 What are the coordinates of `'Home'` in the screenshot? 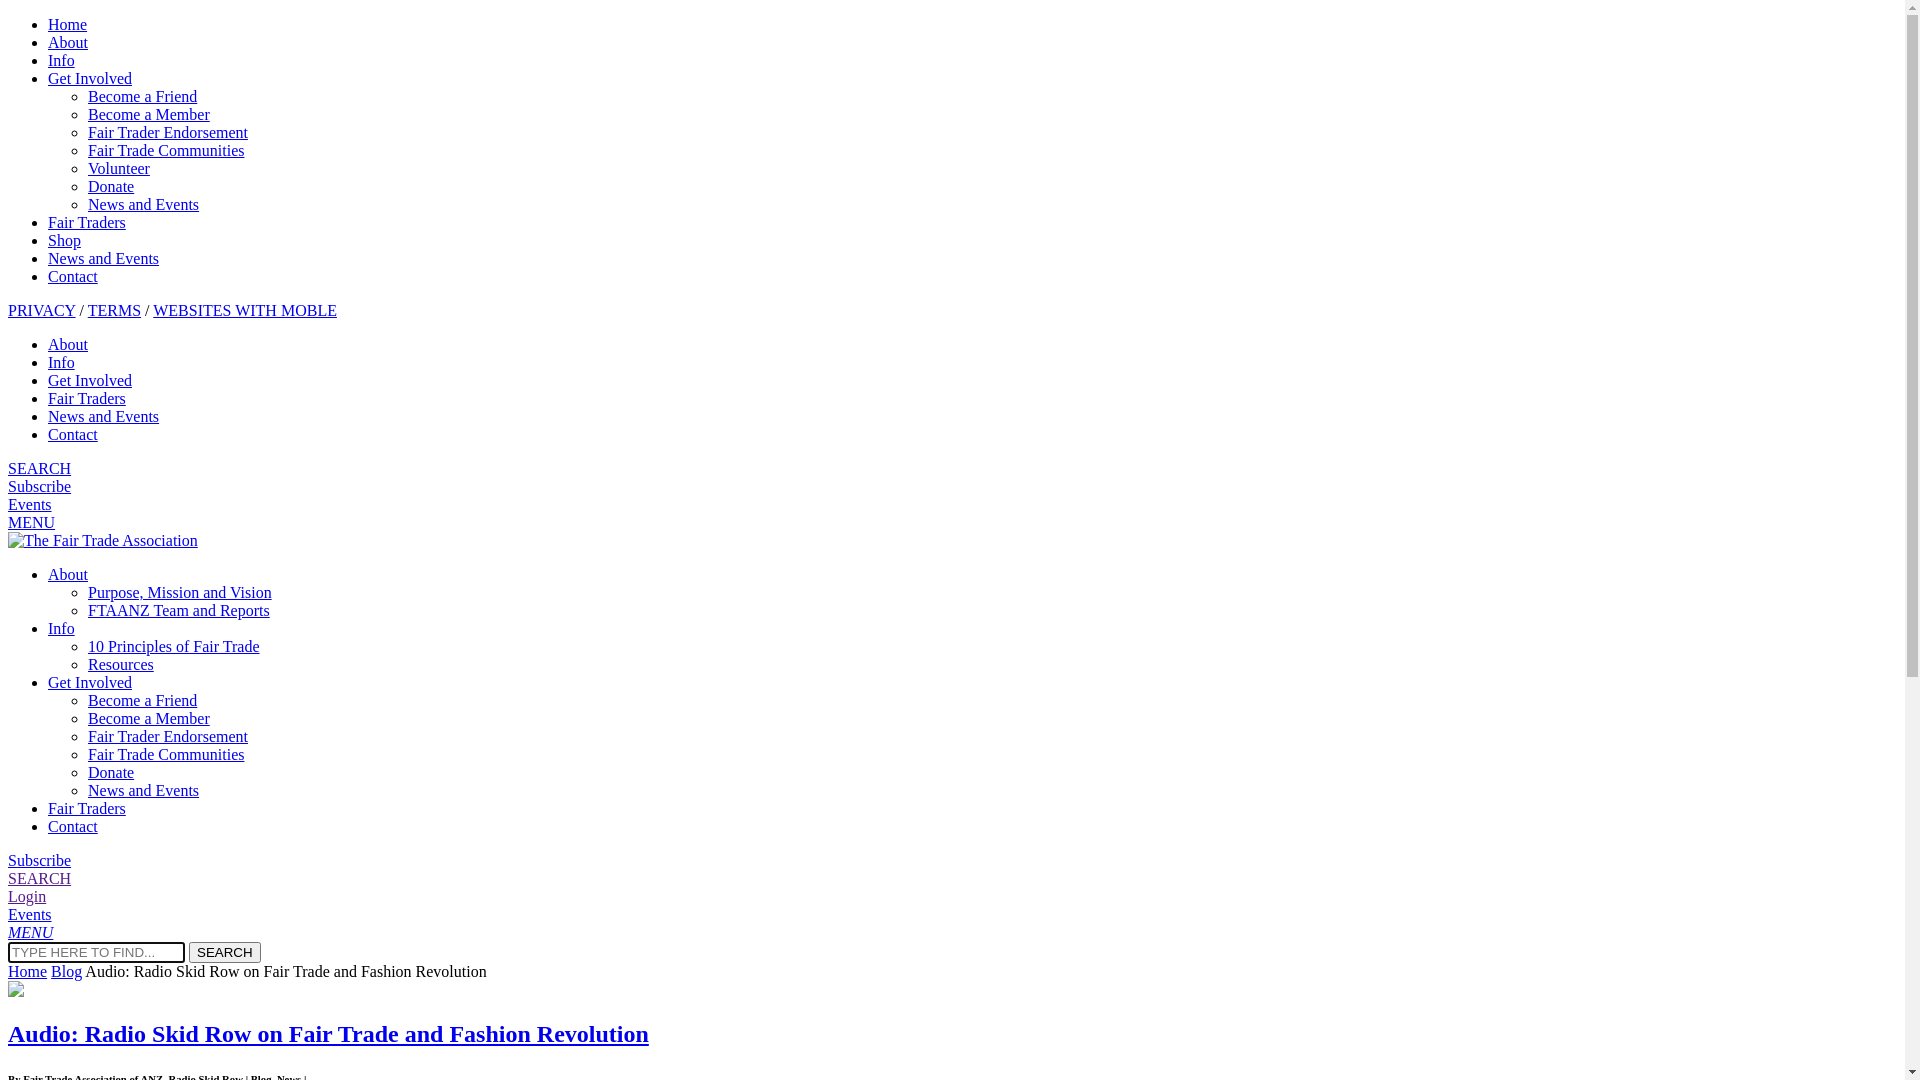 It's located at (67, 24).